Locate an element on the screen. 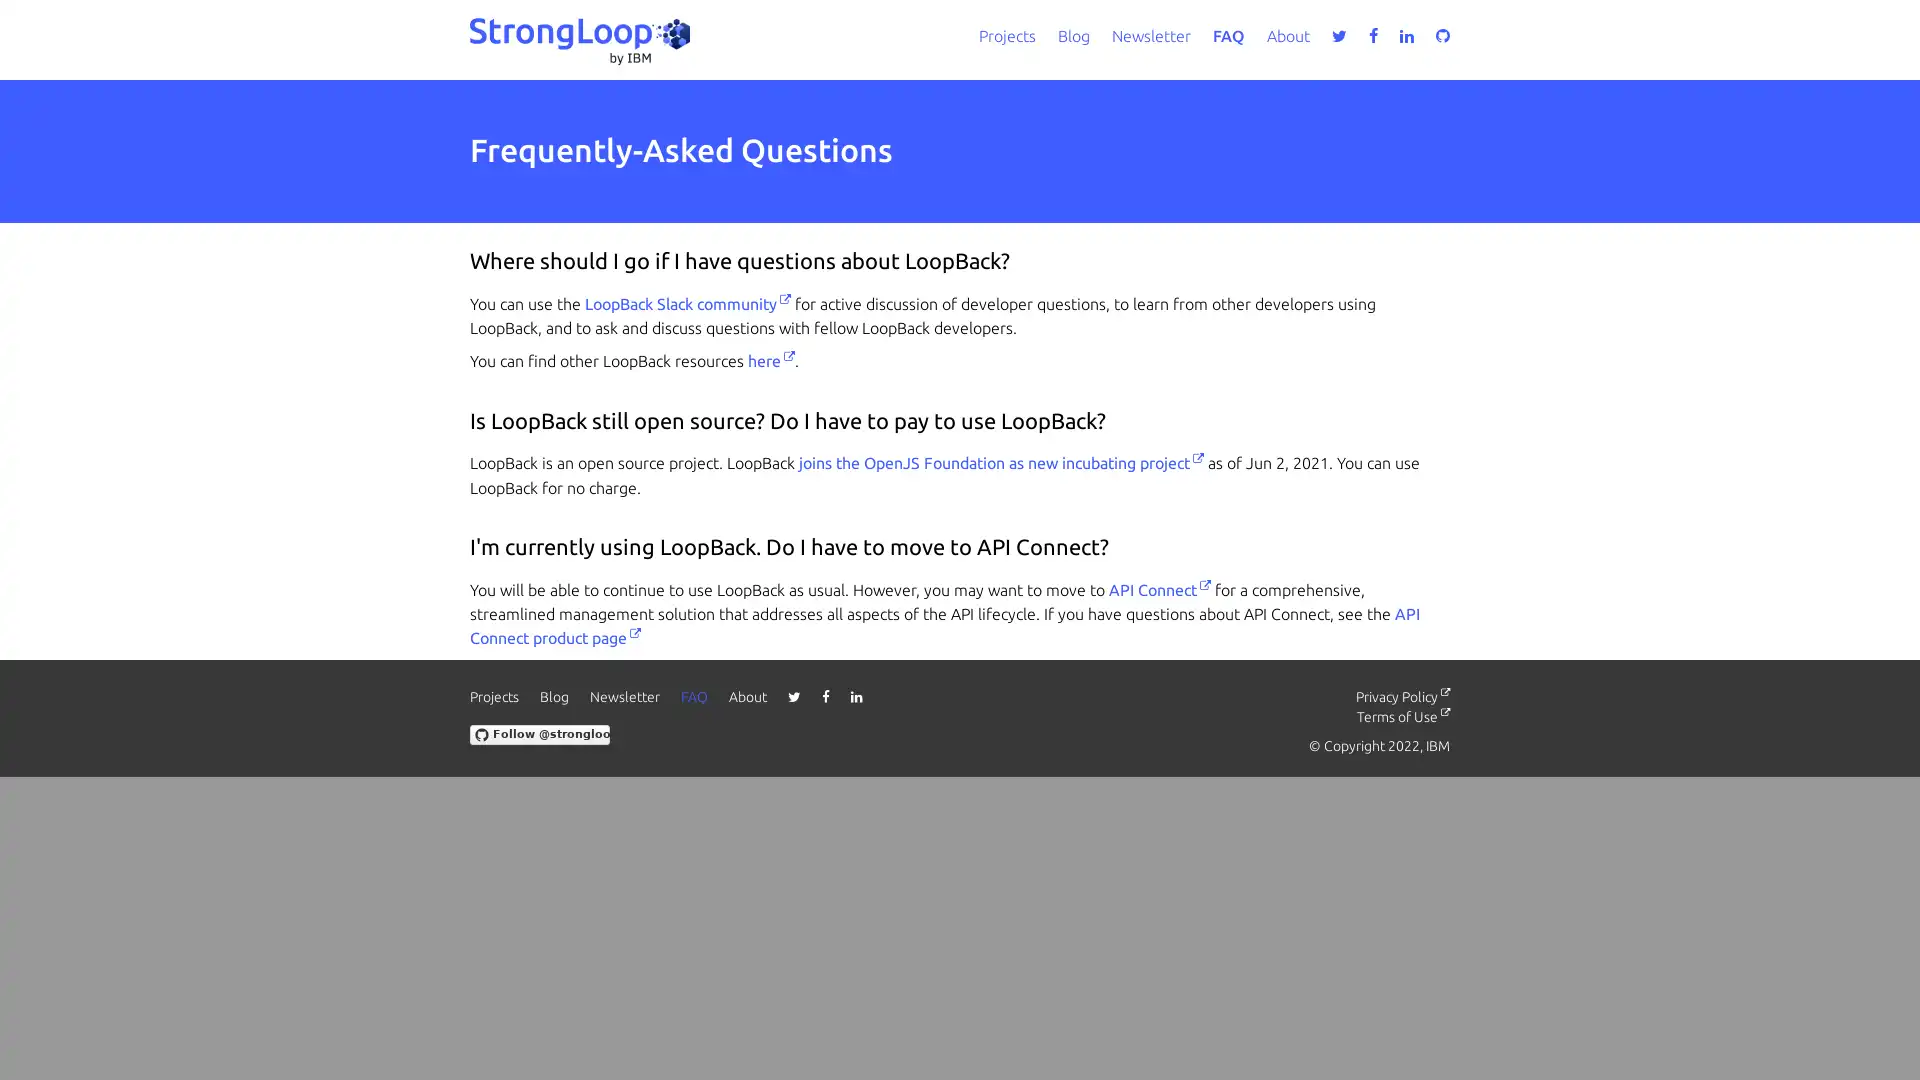 Image resolution: width=1920 pixels, height=1080 pixels. Accept all is located at coordinates (1758, 942).